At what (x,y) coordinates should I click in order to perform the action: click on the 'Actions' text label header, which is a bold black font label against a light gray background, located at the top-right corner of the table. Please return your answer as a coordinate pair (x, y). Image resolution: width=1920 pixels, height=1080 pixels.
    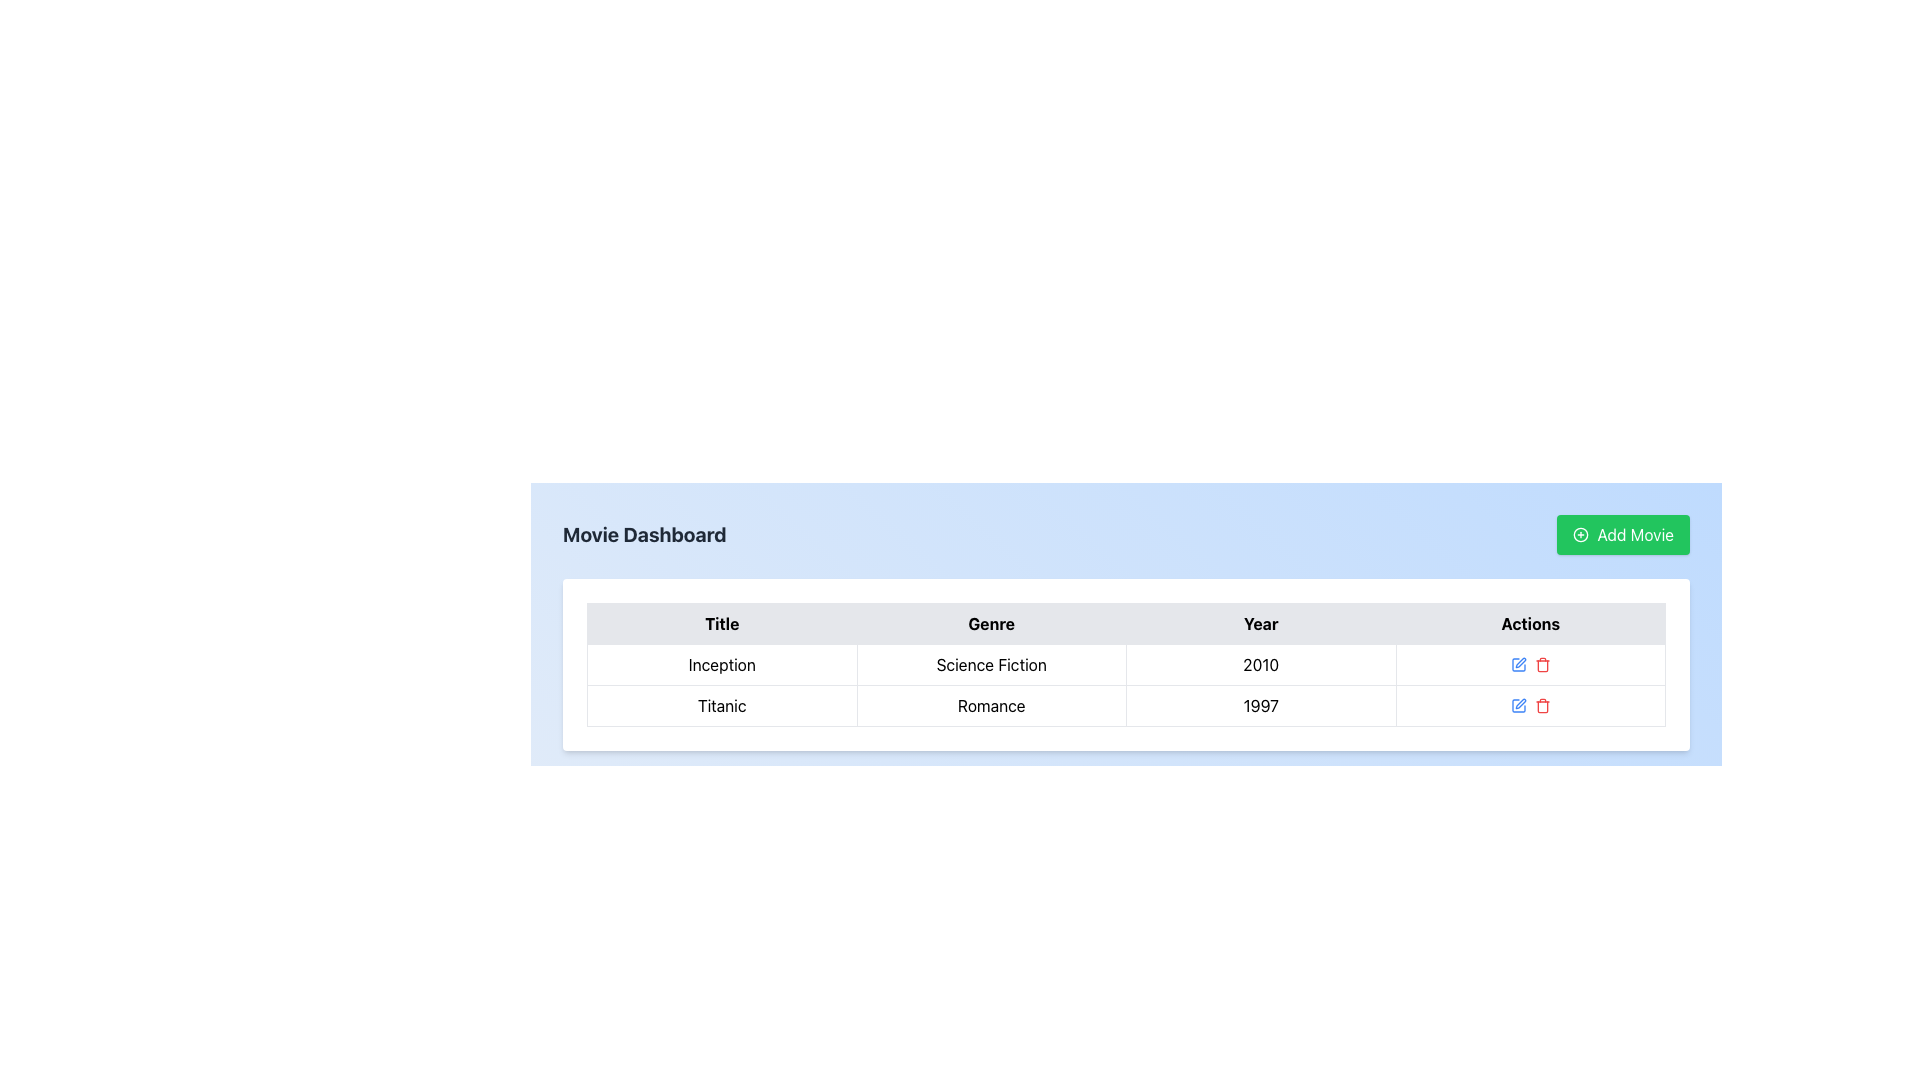
    Looking at the image, I should click on (1529, 623).